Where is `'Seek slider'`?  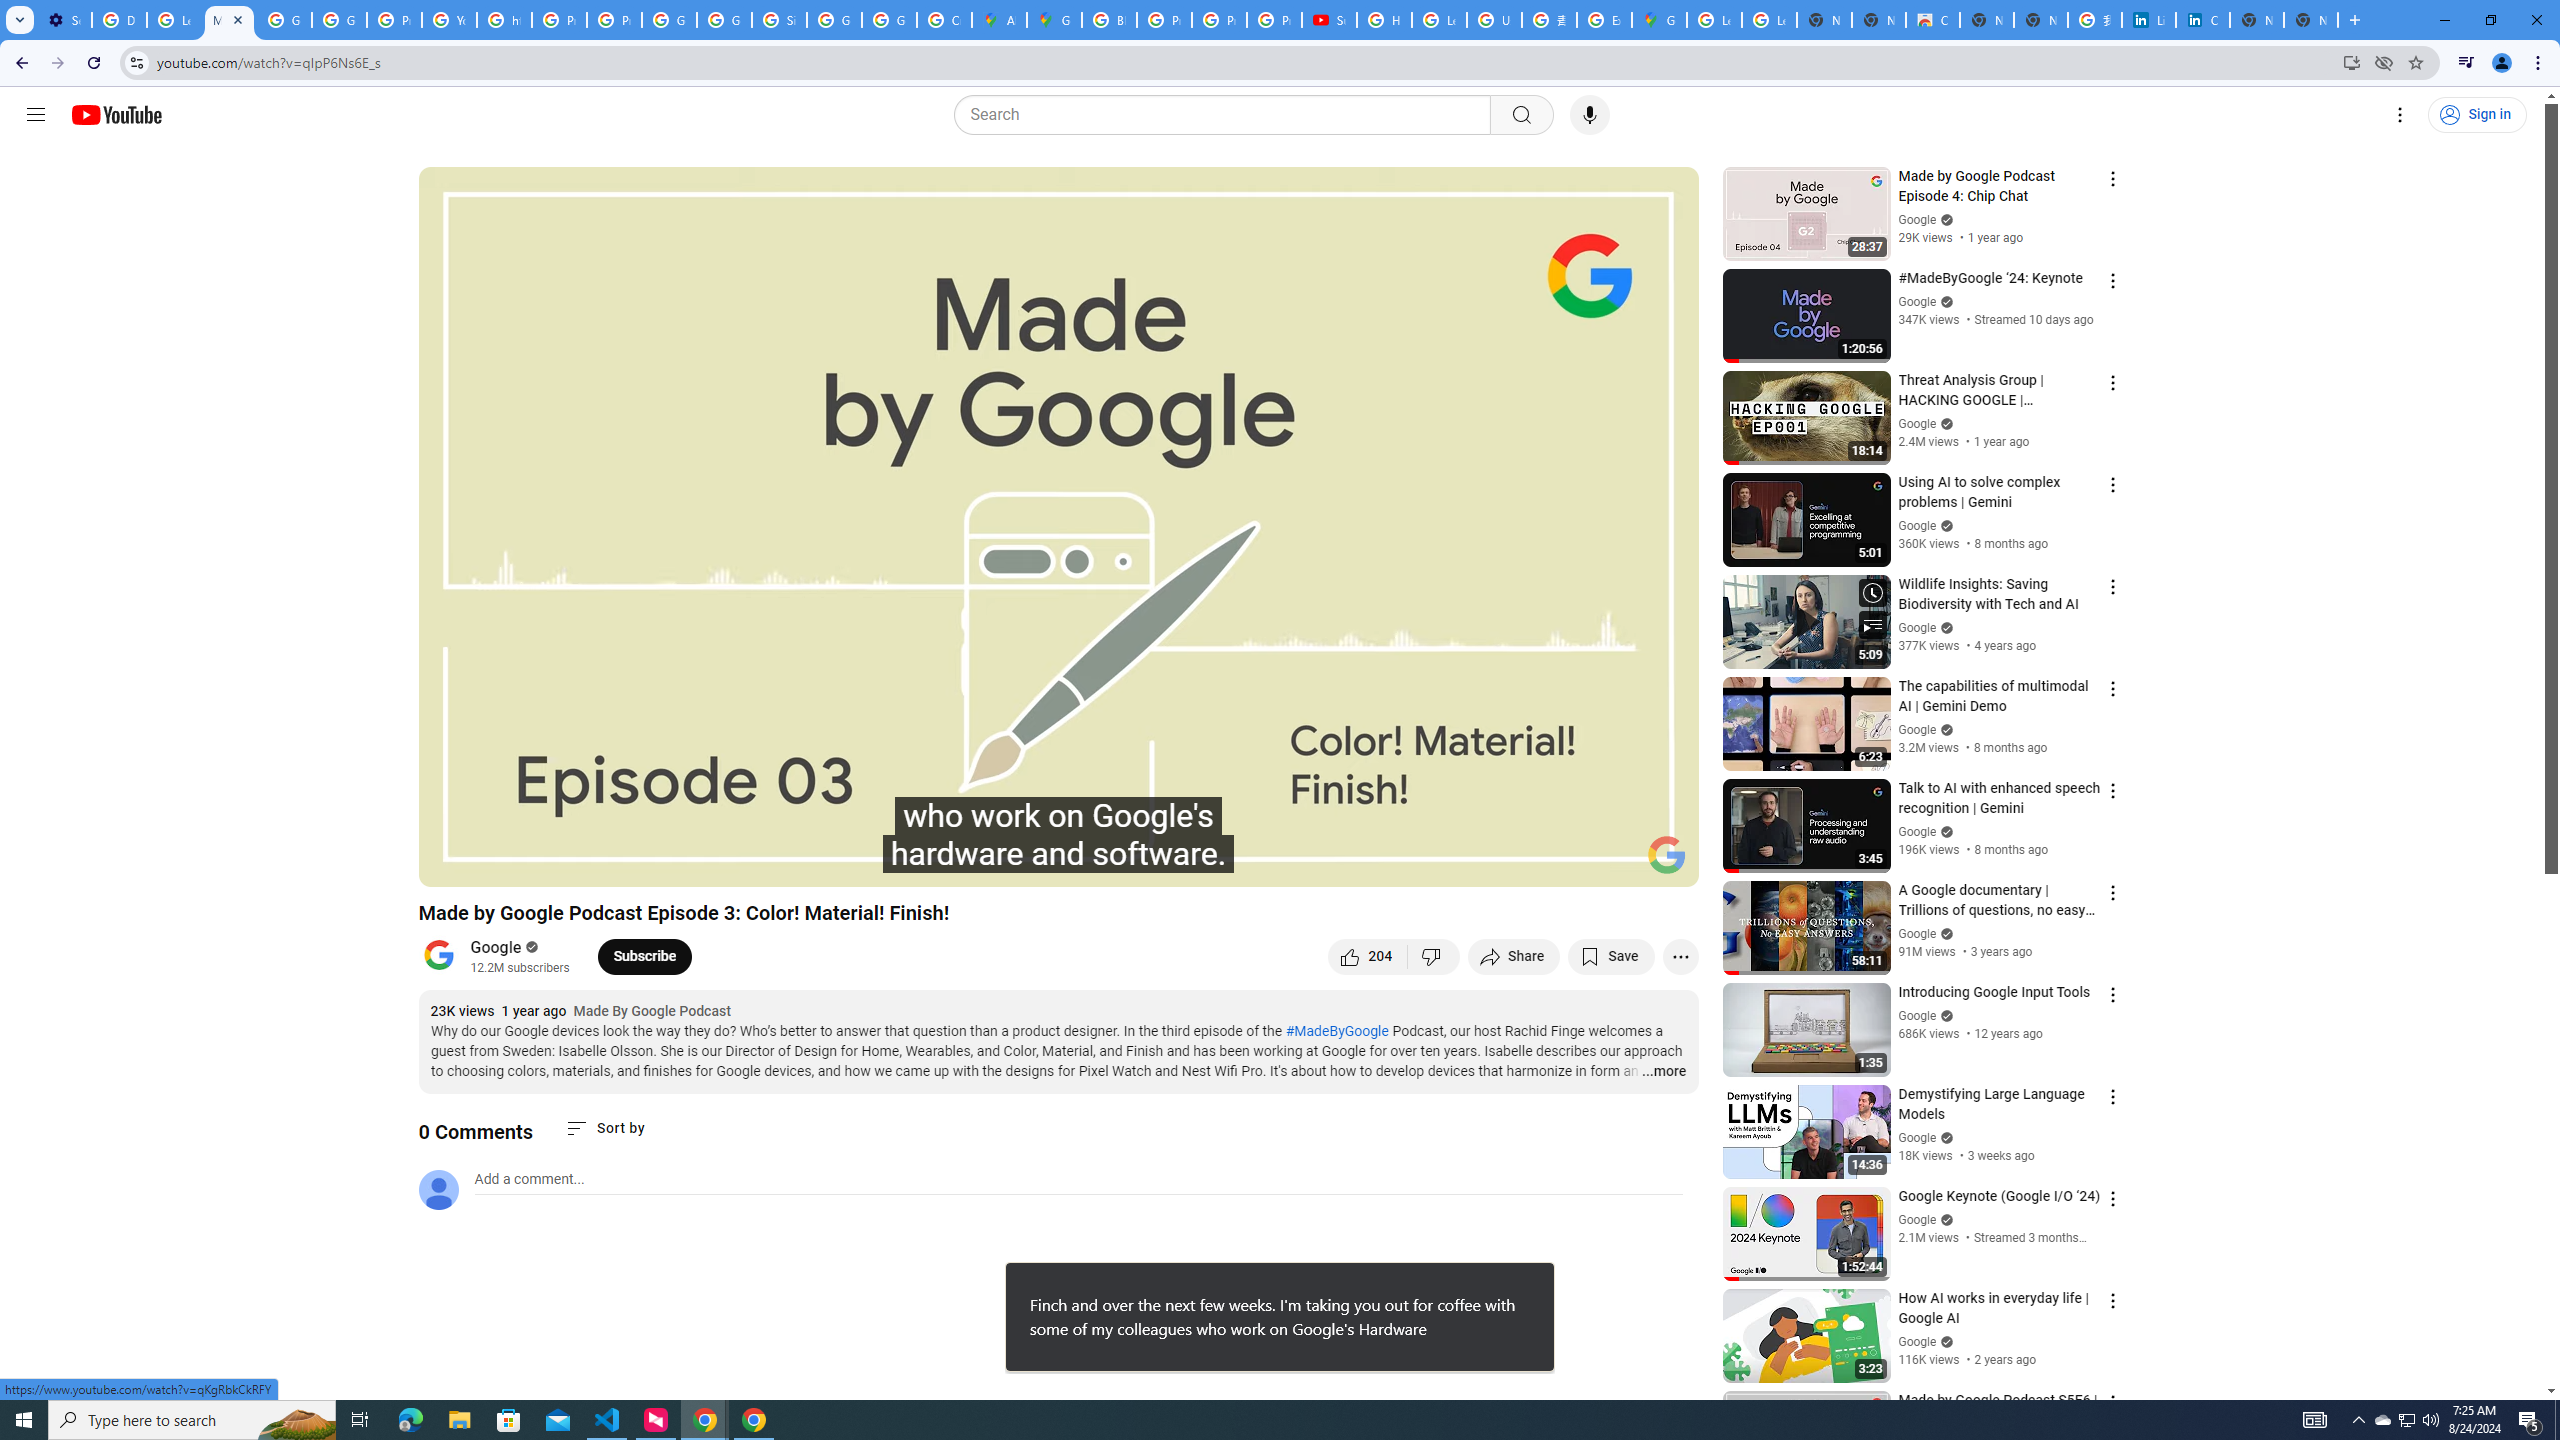 'Seek slider' is located at coordinates (1057, 836).